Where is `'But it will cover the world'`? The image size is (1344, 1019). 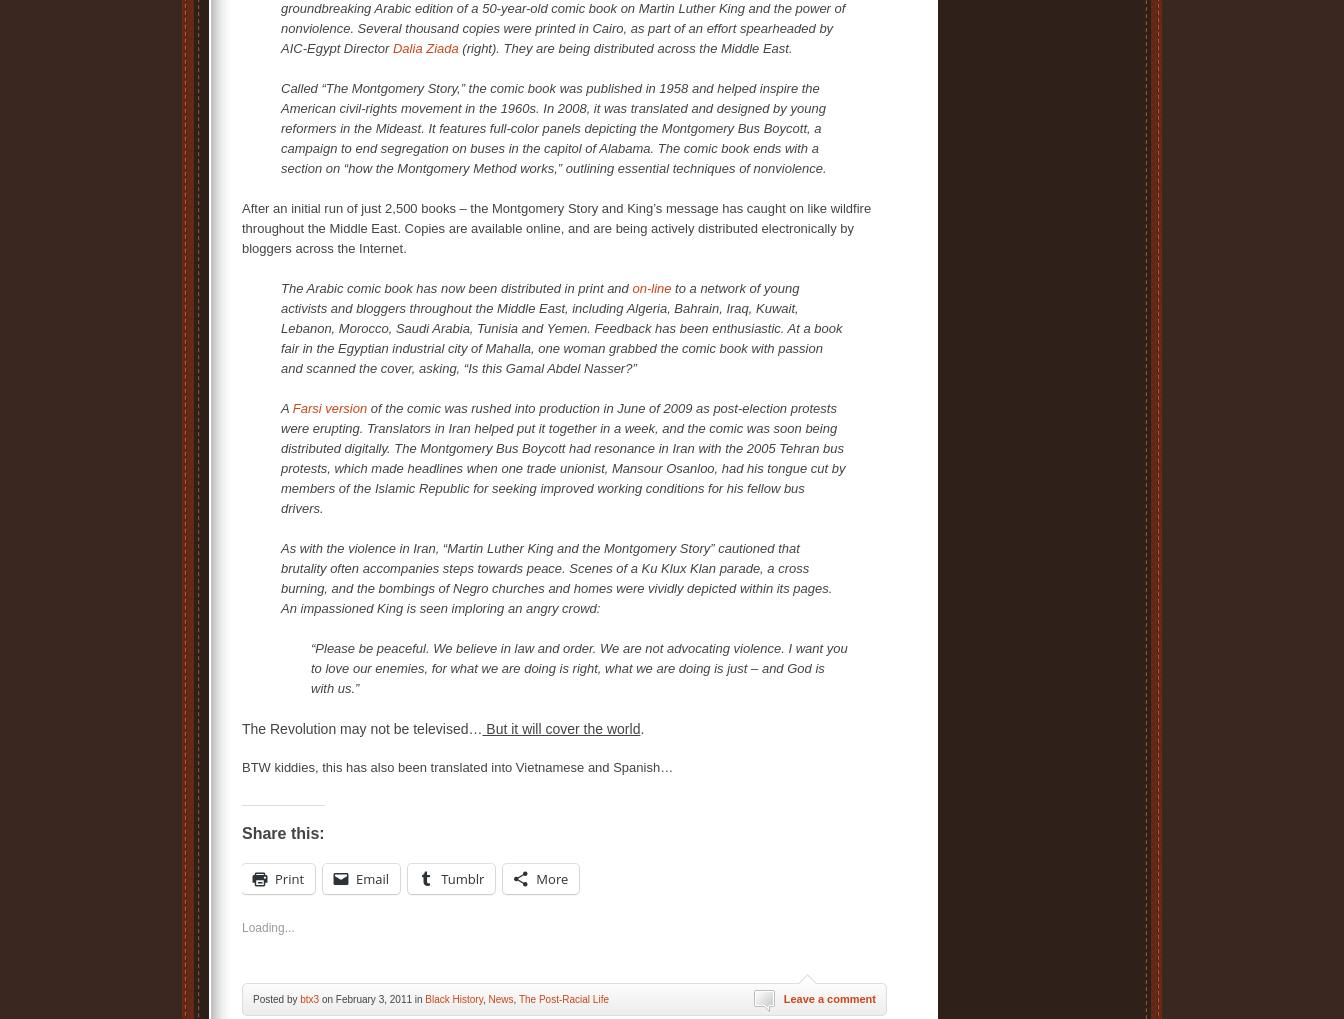 'But it will cover the world' is located at coordinates (560, 728).